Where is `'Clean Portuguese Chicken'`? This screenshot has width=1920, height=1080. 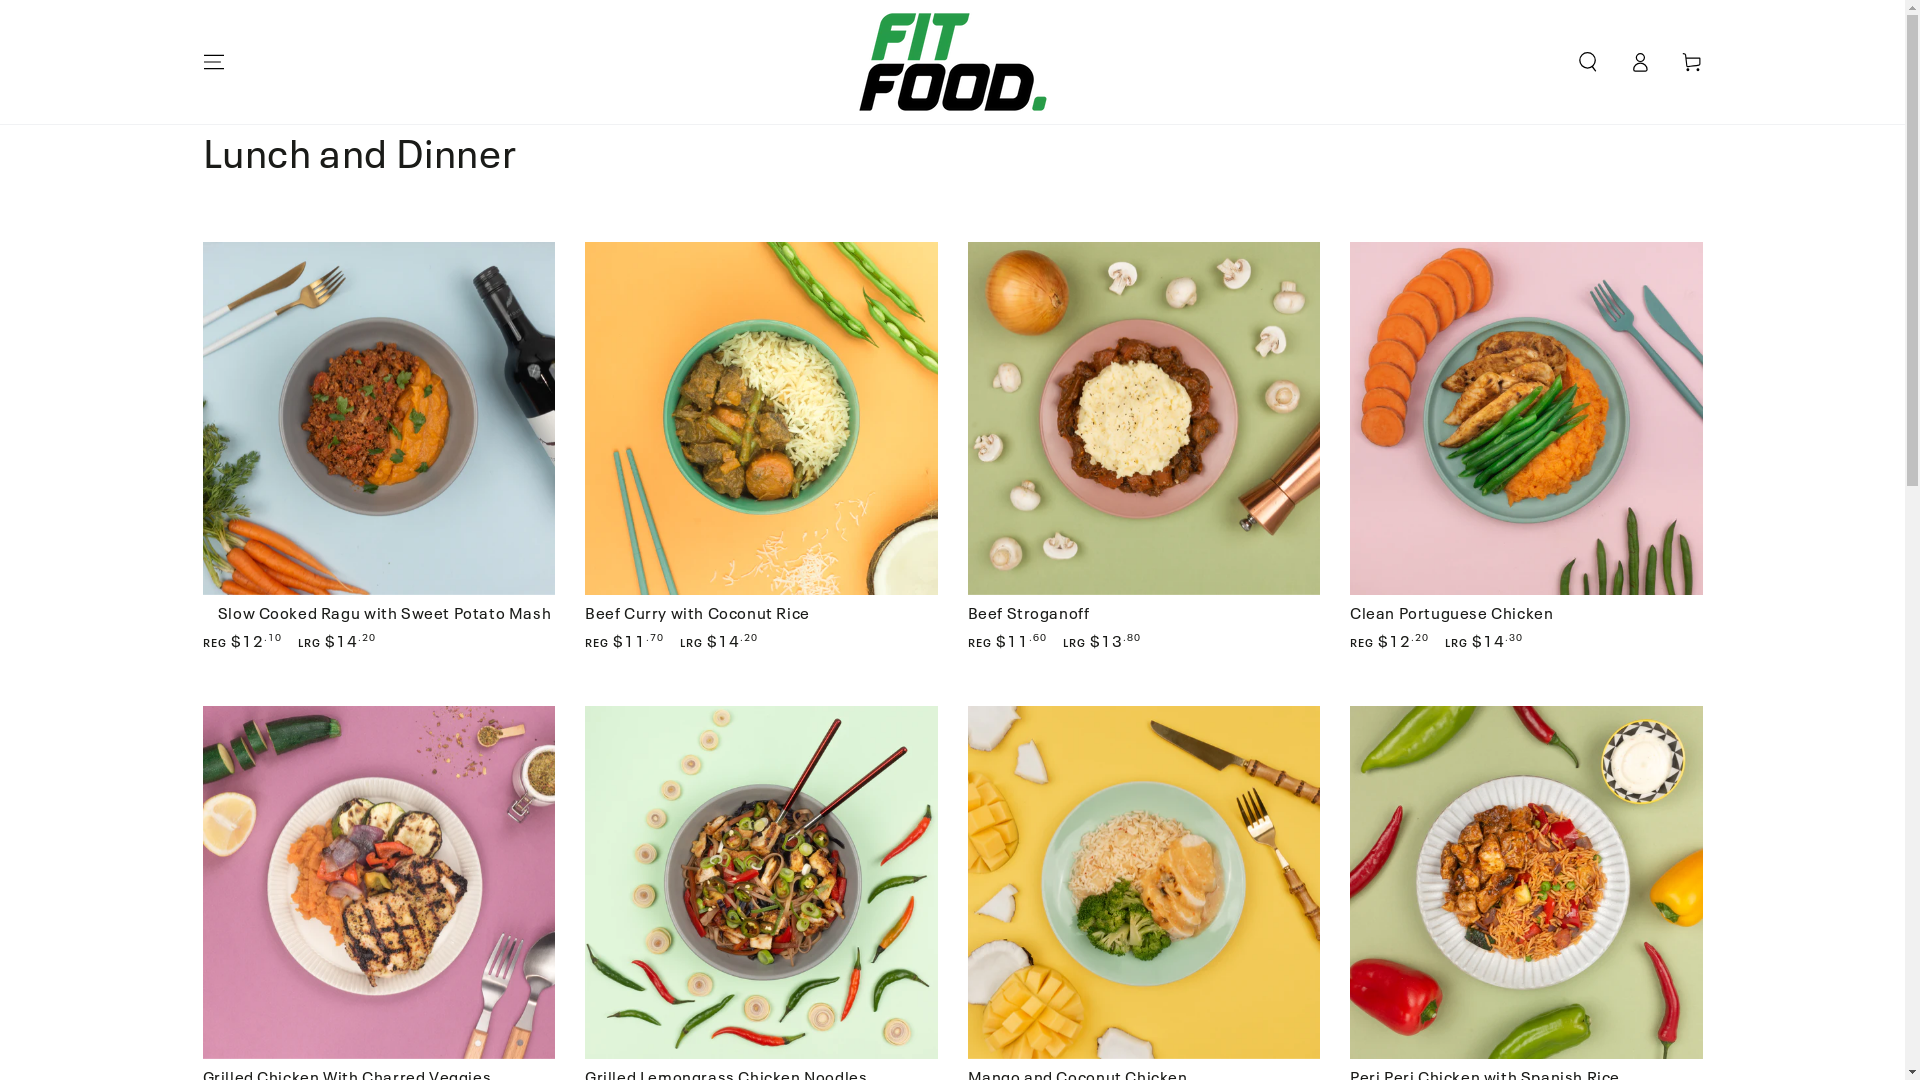
'Clean Portuguese Chicken' is located at coordinates (1451, 611).